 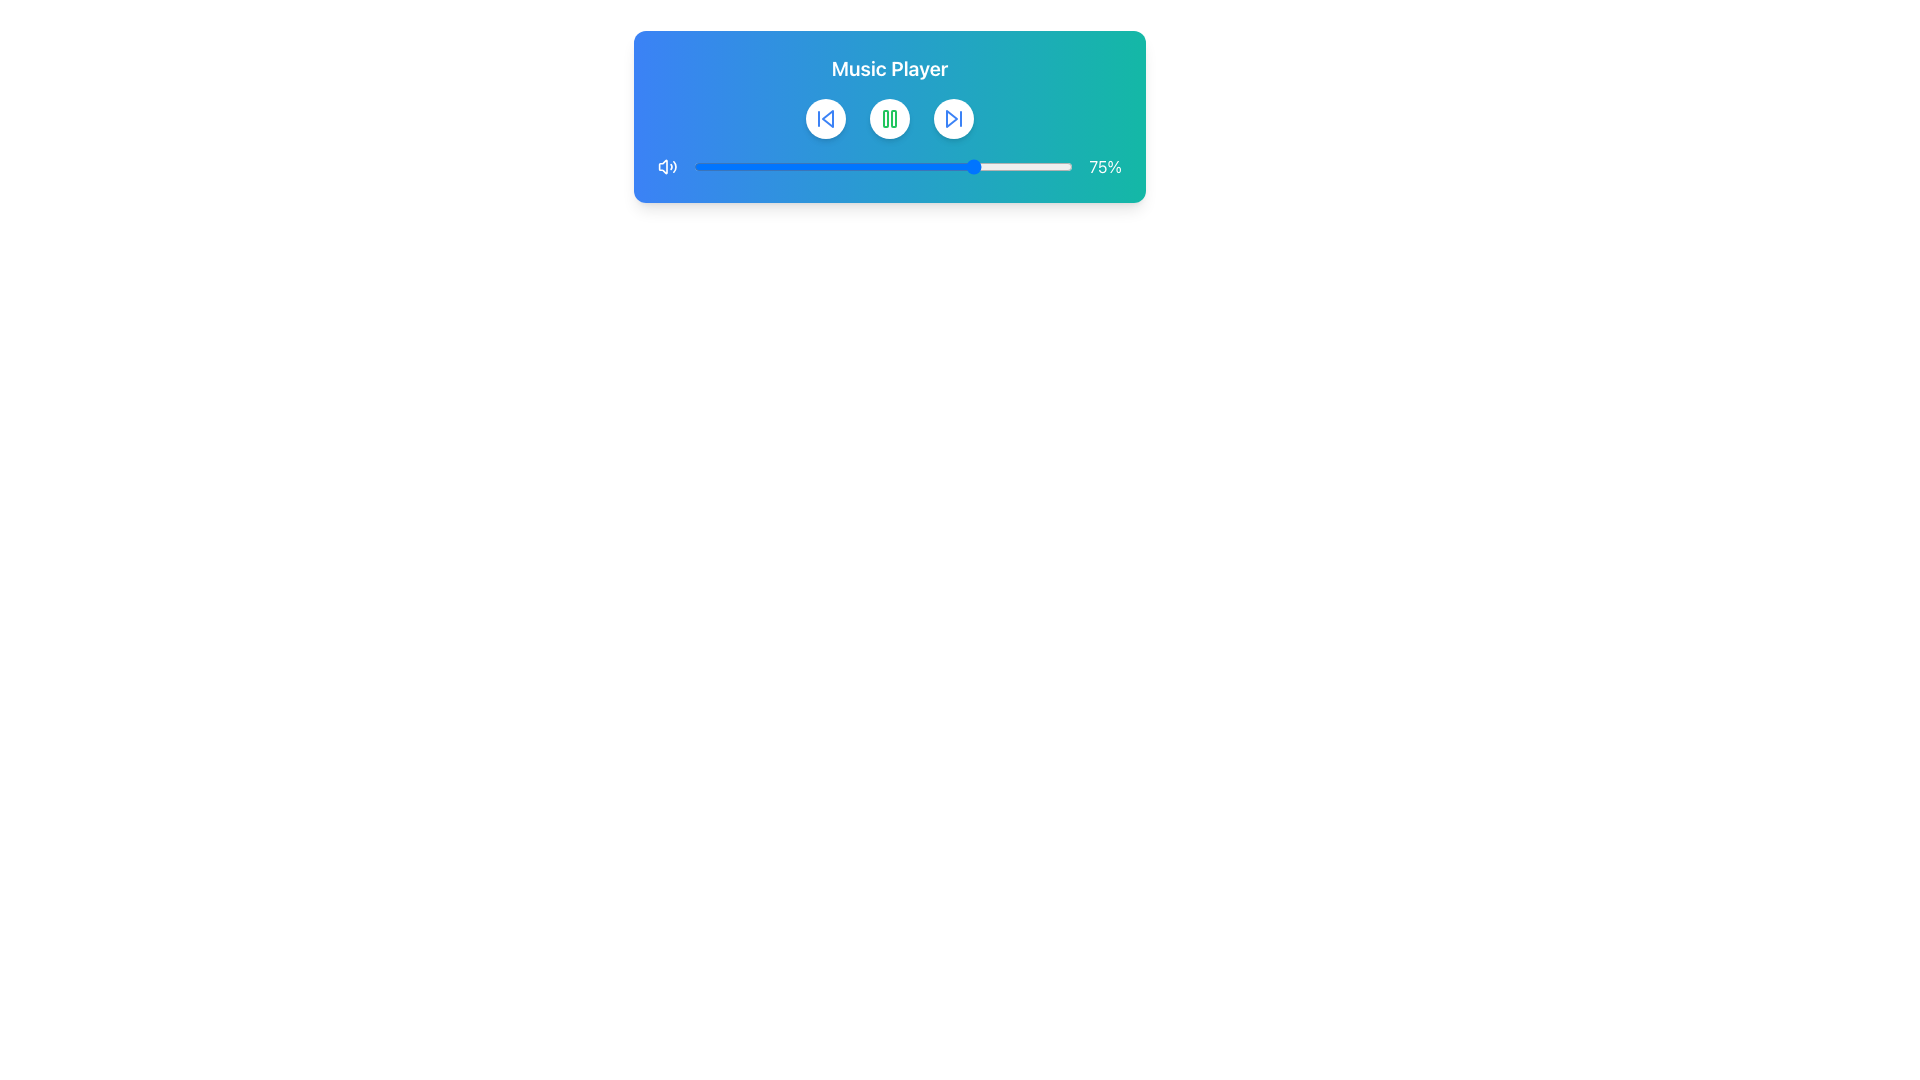 I want to click on the pause button, which is styled with two vertical rectangles inside a circular green area, located between the previous and next control buttons in the music player interface, so click(x=888, y=119).